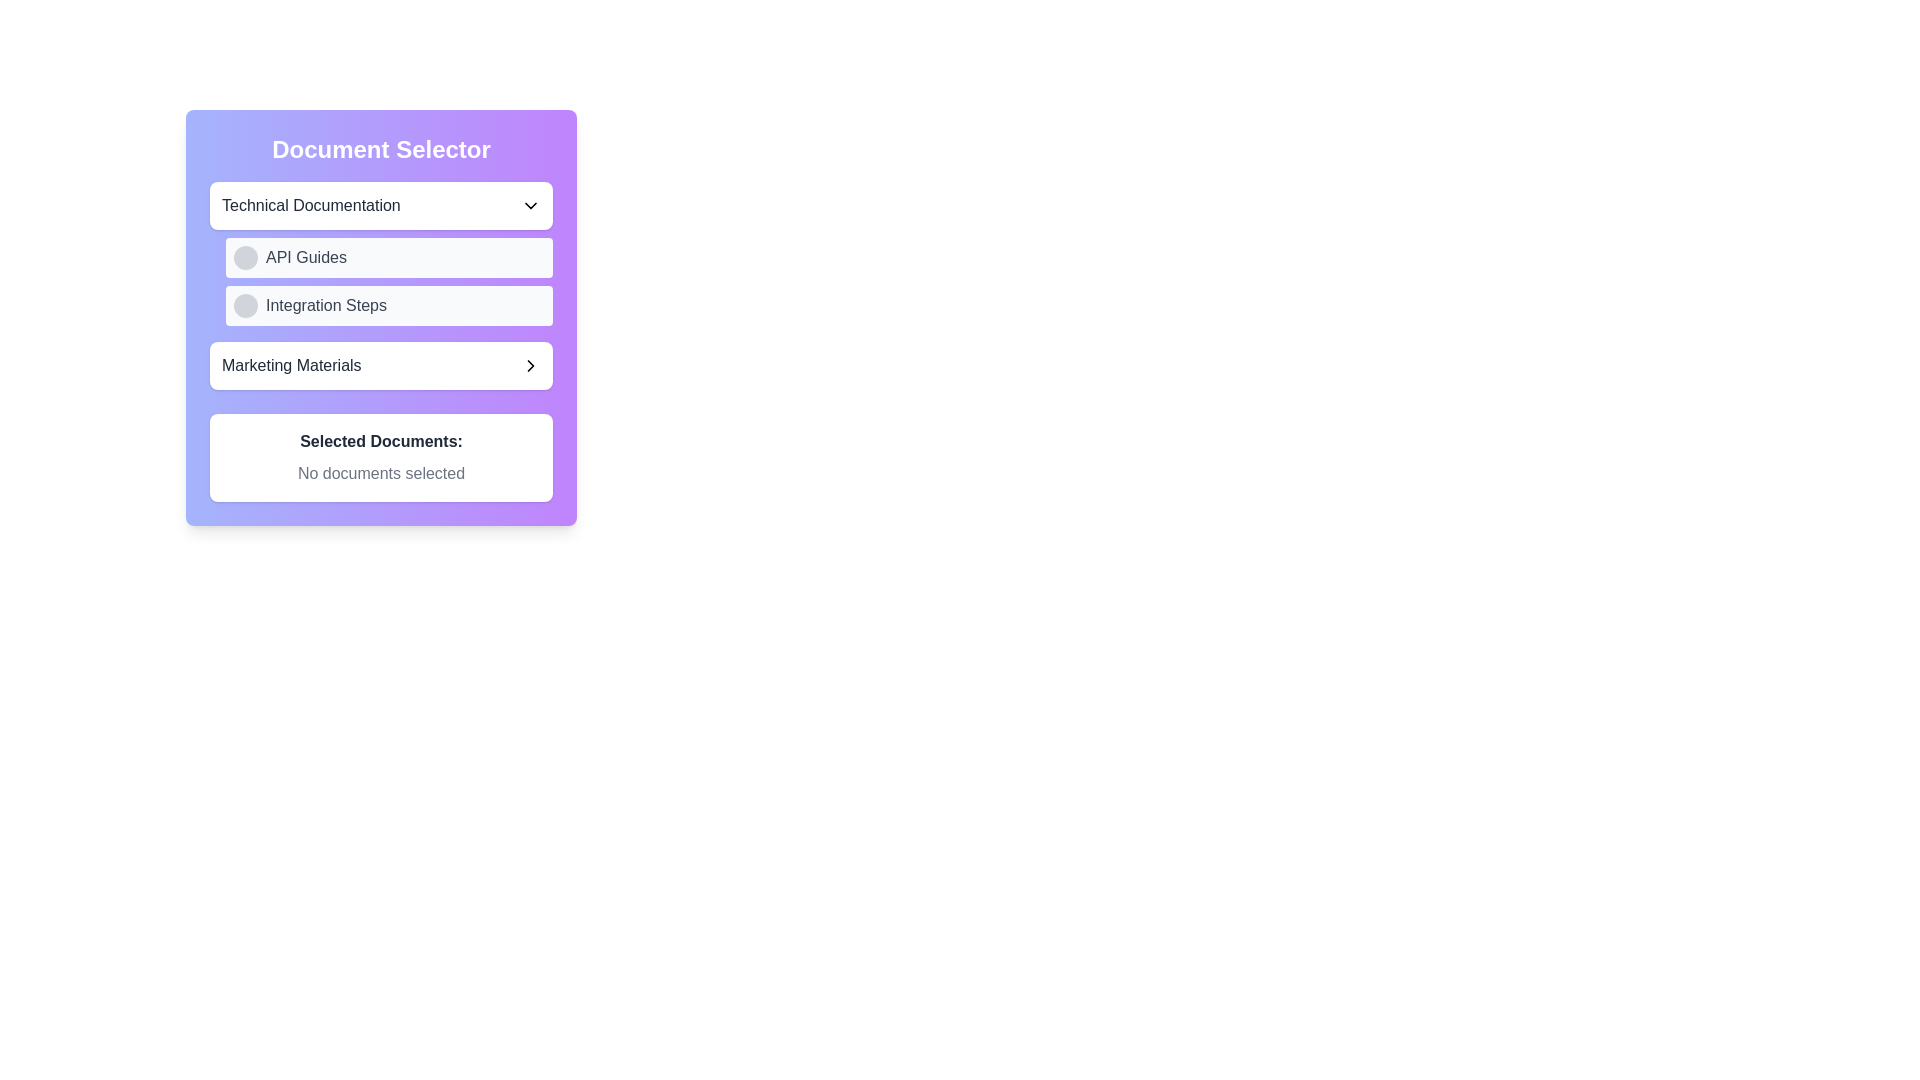 Image resolution: width=1920 pixels, height=1080 pixels. What do you see at coordinates (381, 474) in the screenshot?
I see `the informational text label indicating that no documents have been selected, which is positioned below the 'Selected Documents:' header` at bounding box center [381, 474].